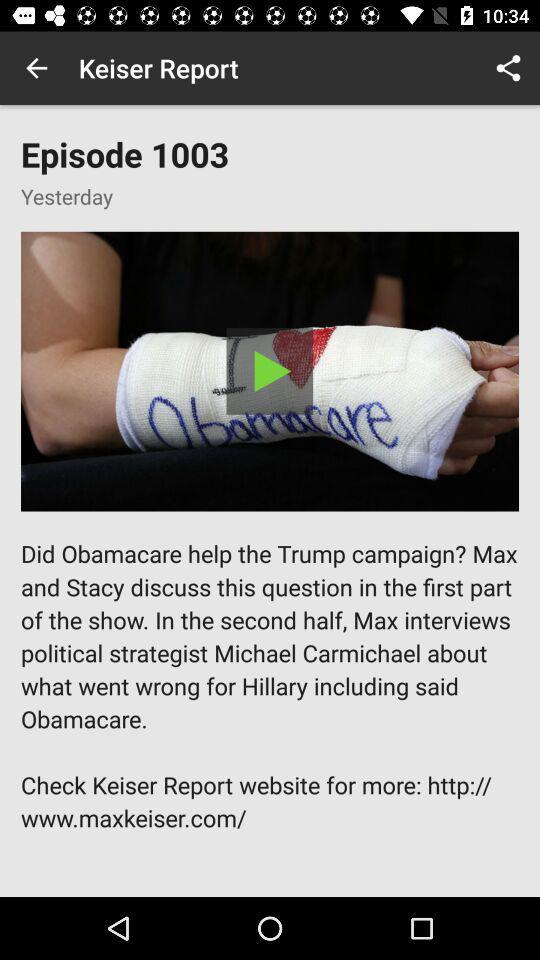 This screenshot has width=540, height=960. What do you see at coordinates (270, 370) in the screenshot?
I see `icon below the yesterday icon` at bounding box center [270, 370].